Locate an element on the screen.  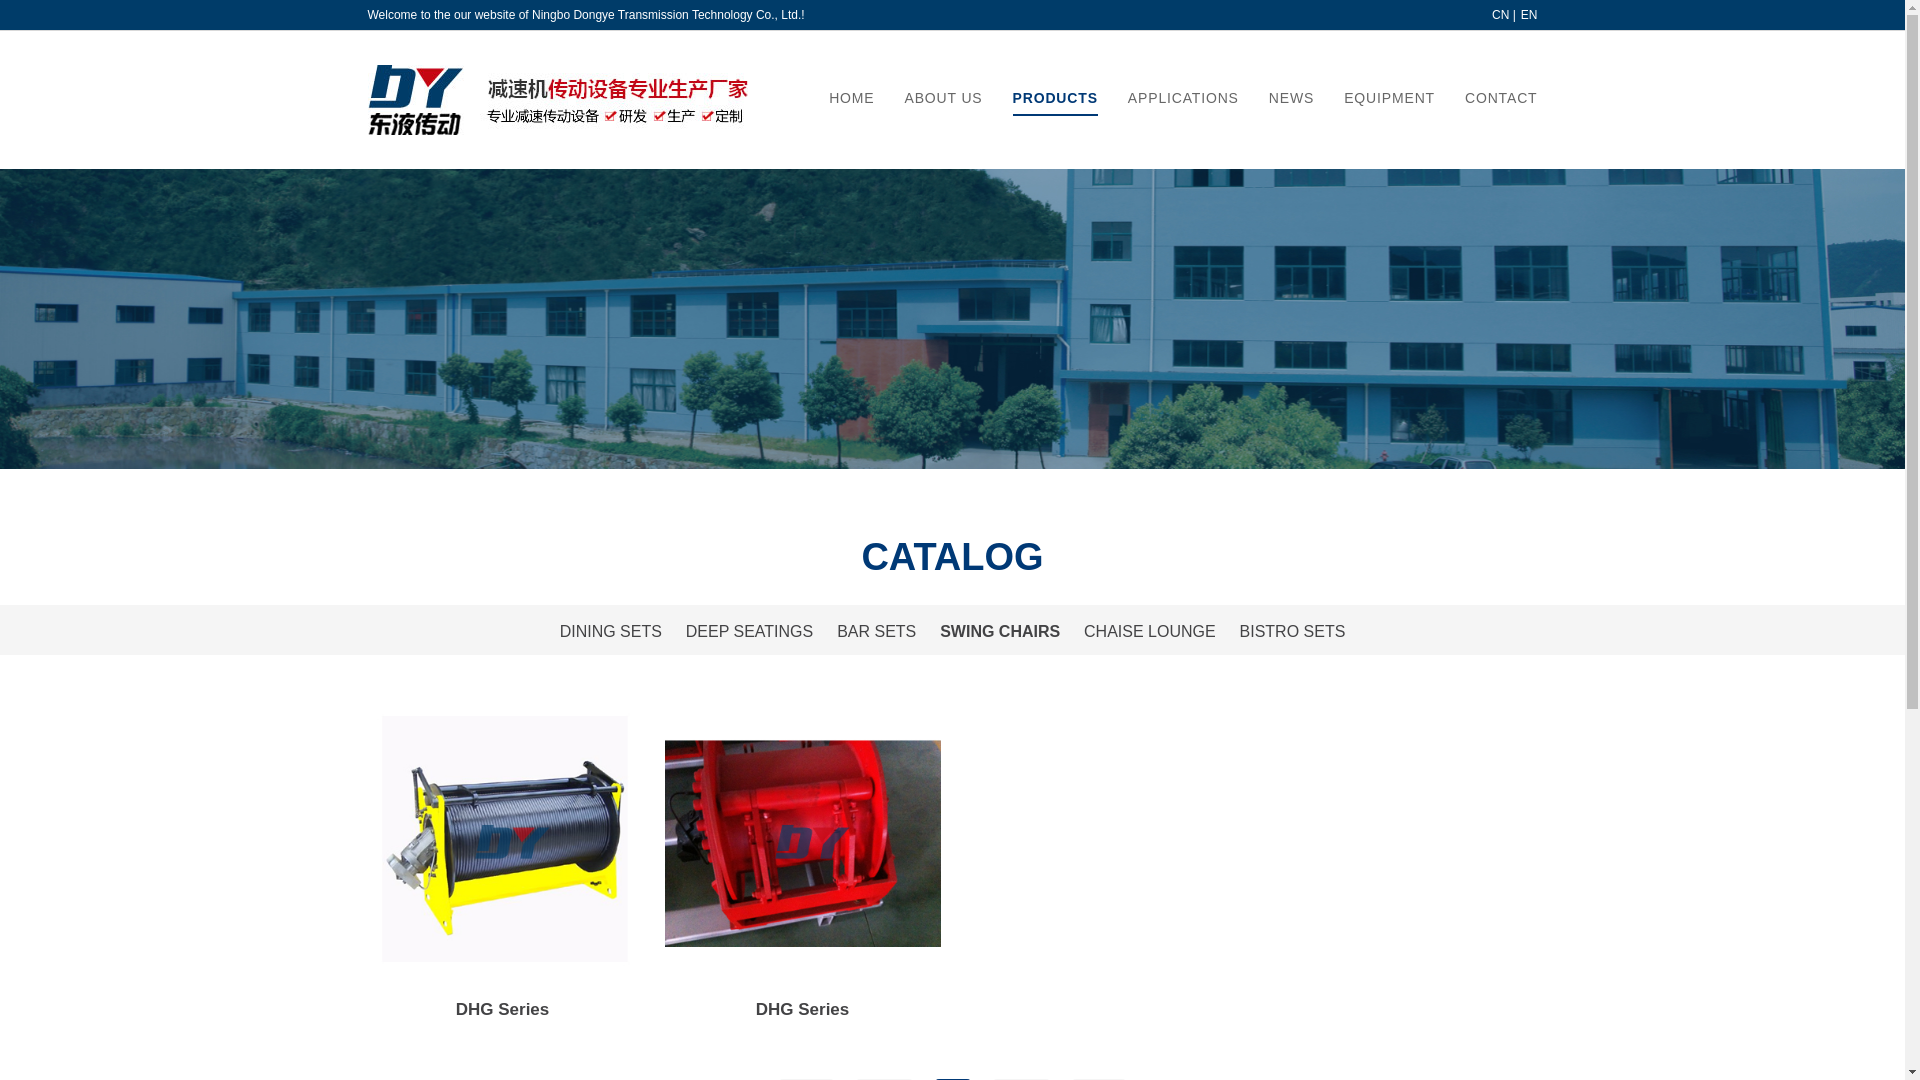
'DEEP SEATINGS' is located at coordinates (686, 631).